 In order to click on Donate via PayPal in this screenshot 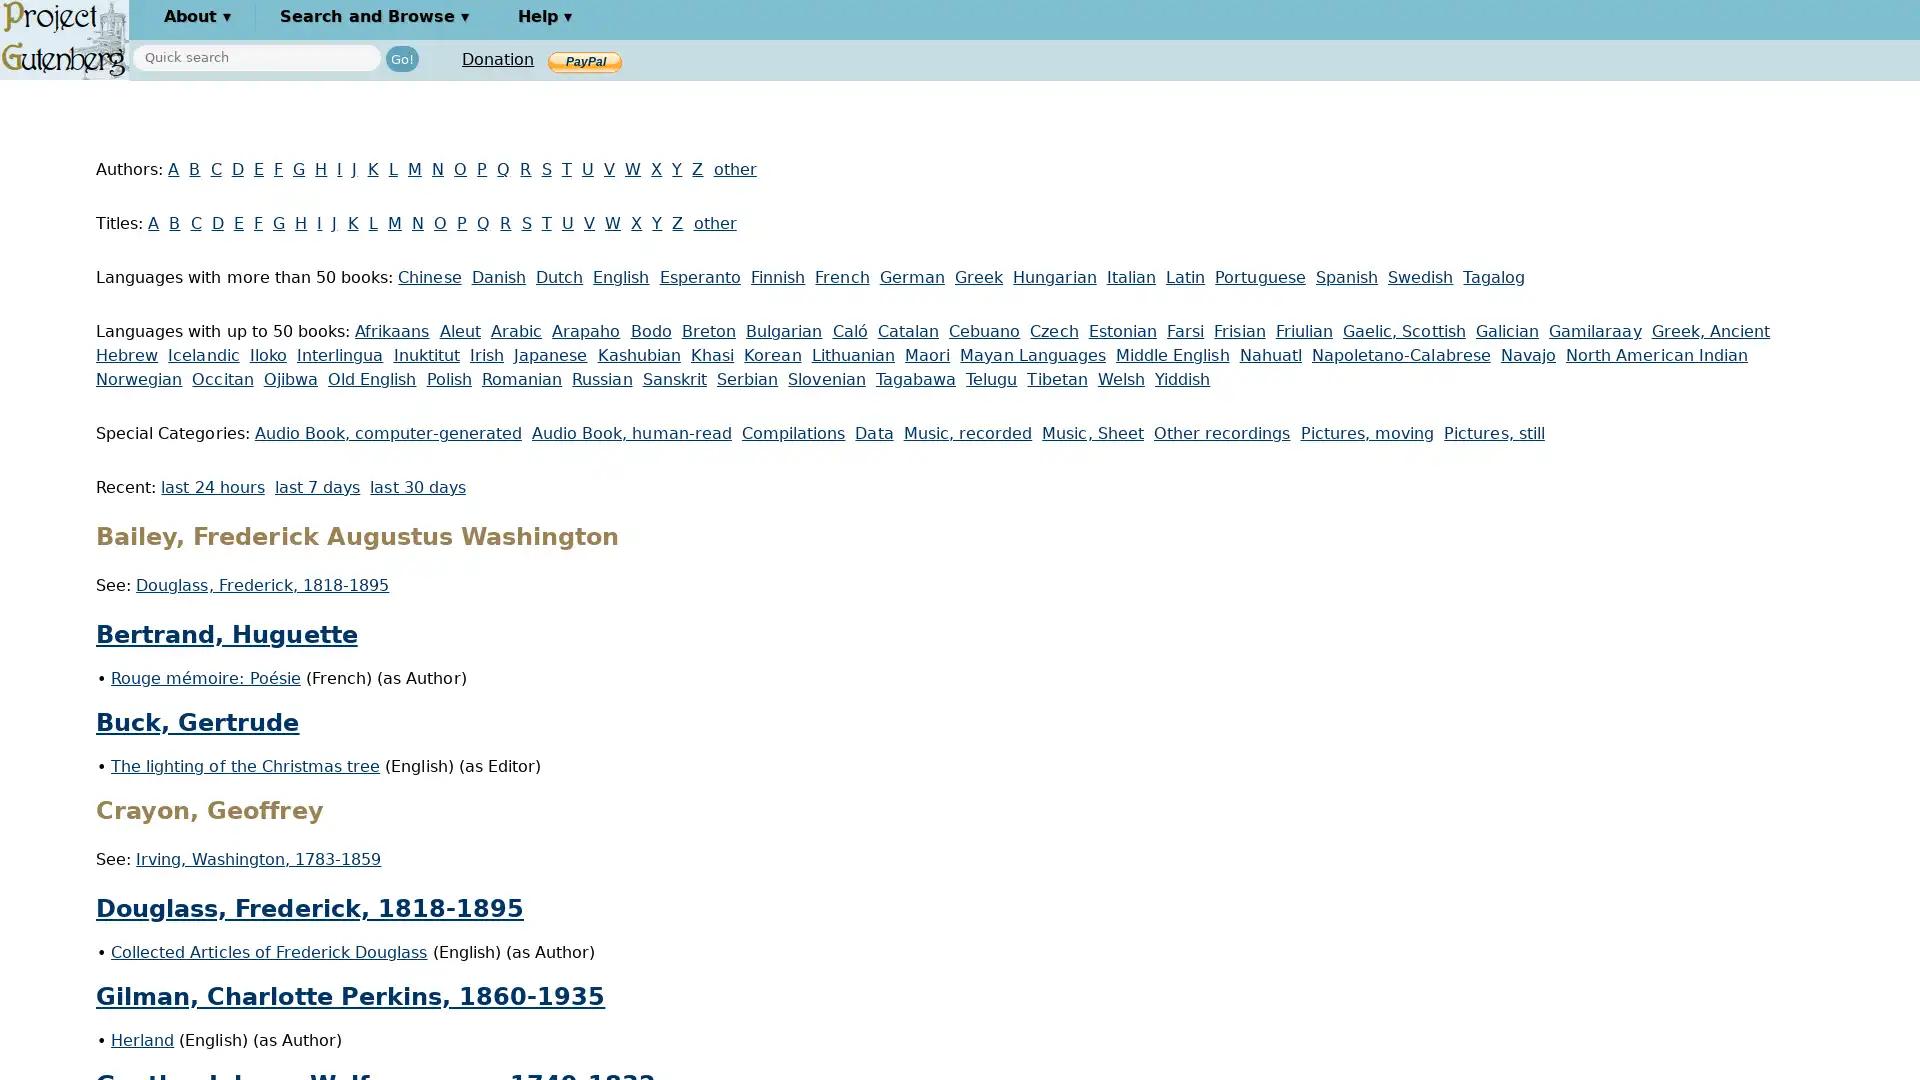, I will do `click(584, 60)`.